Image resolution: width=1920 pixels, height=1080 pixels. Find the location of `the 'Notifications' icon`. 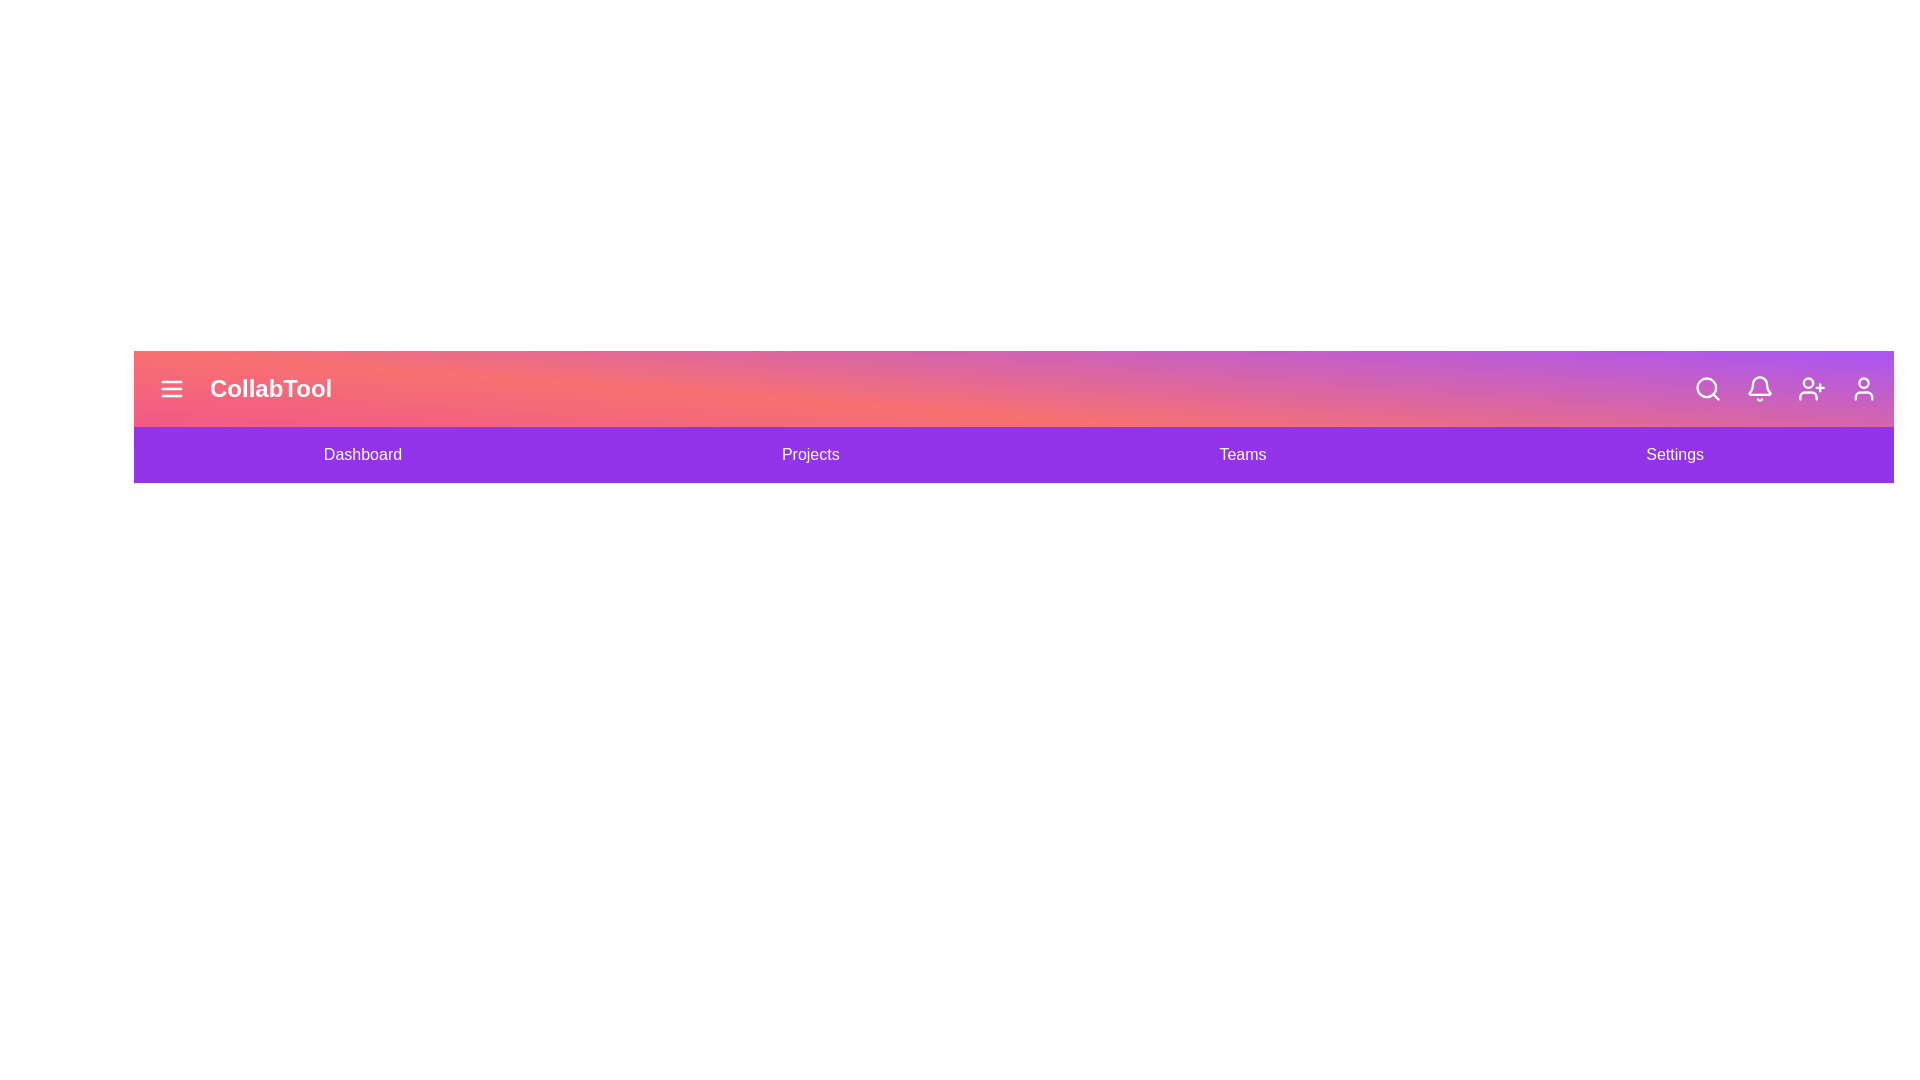

the 'Notifications' icon is located at coordinates (1760, 389).